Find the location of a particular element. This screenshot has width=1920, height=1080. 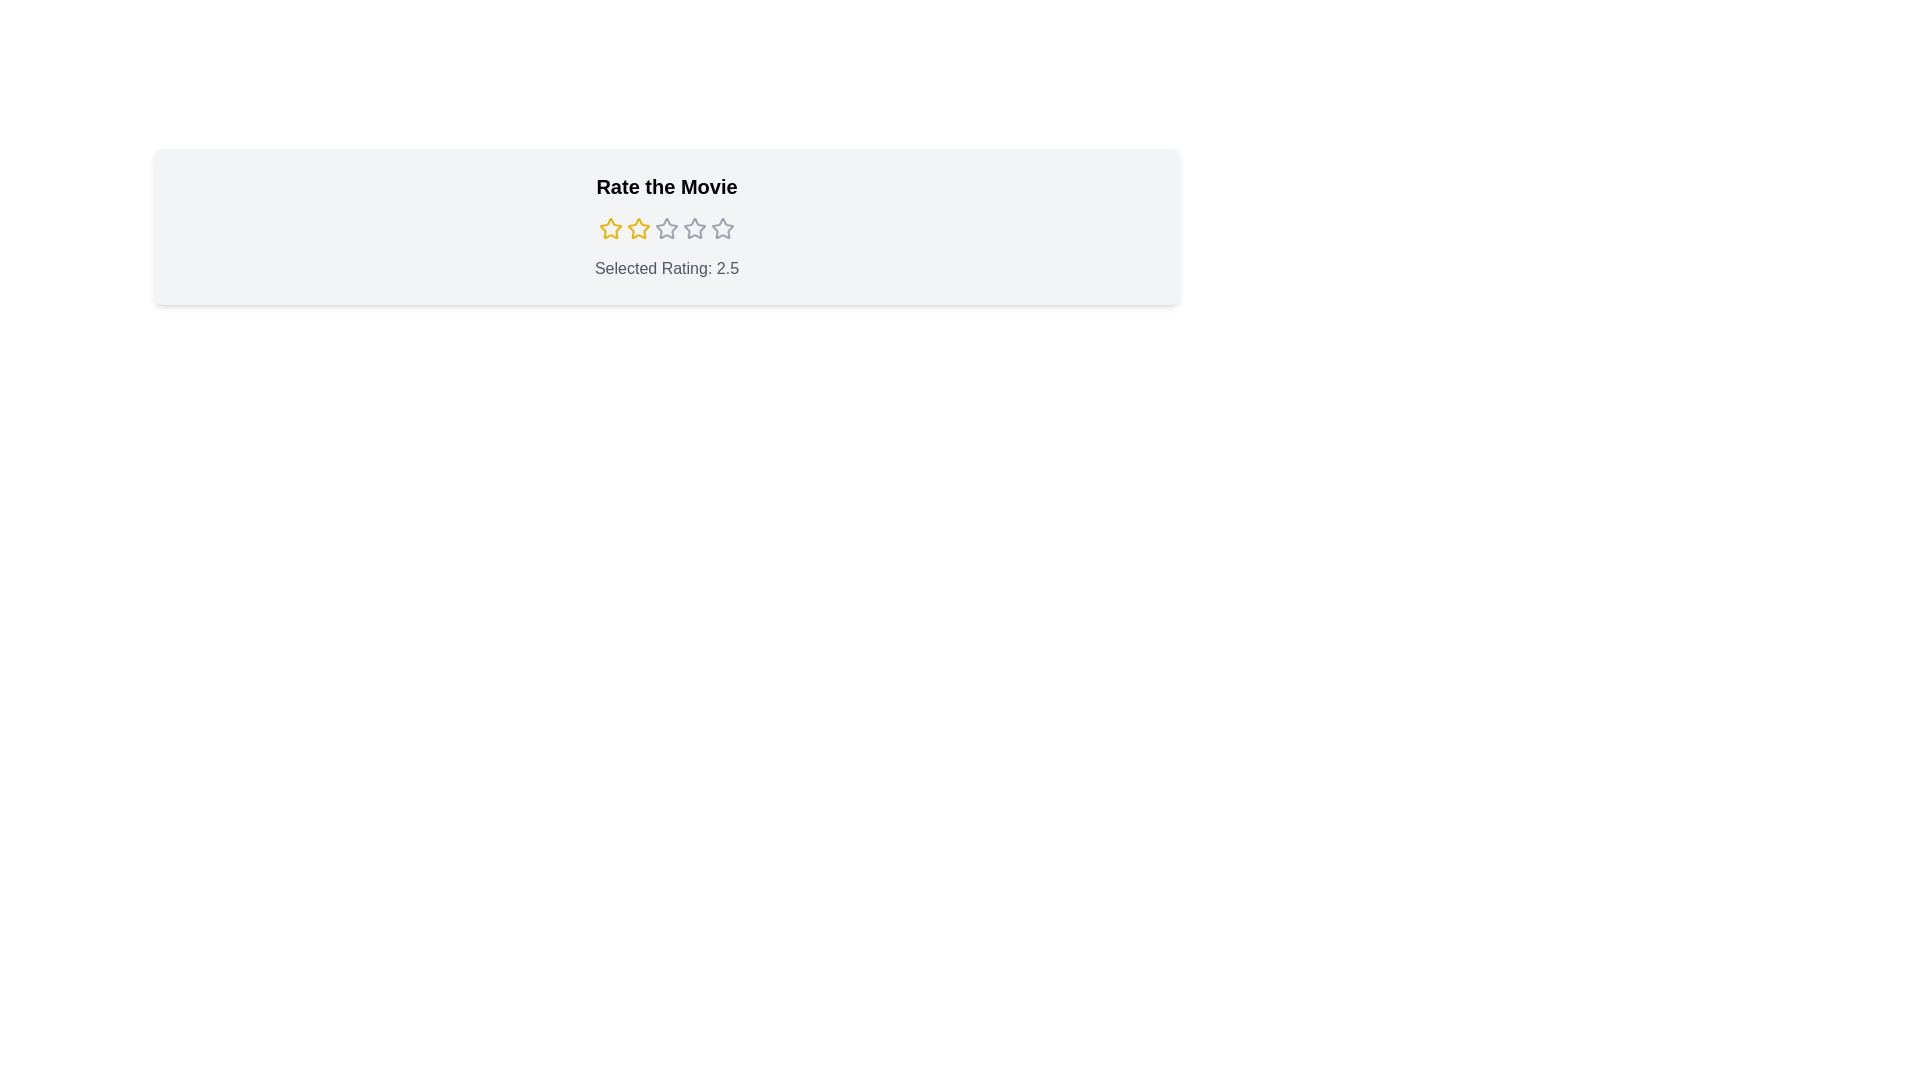

the first yellow star icon with a hollow center is located at coordinates (609, 227).